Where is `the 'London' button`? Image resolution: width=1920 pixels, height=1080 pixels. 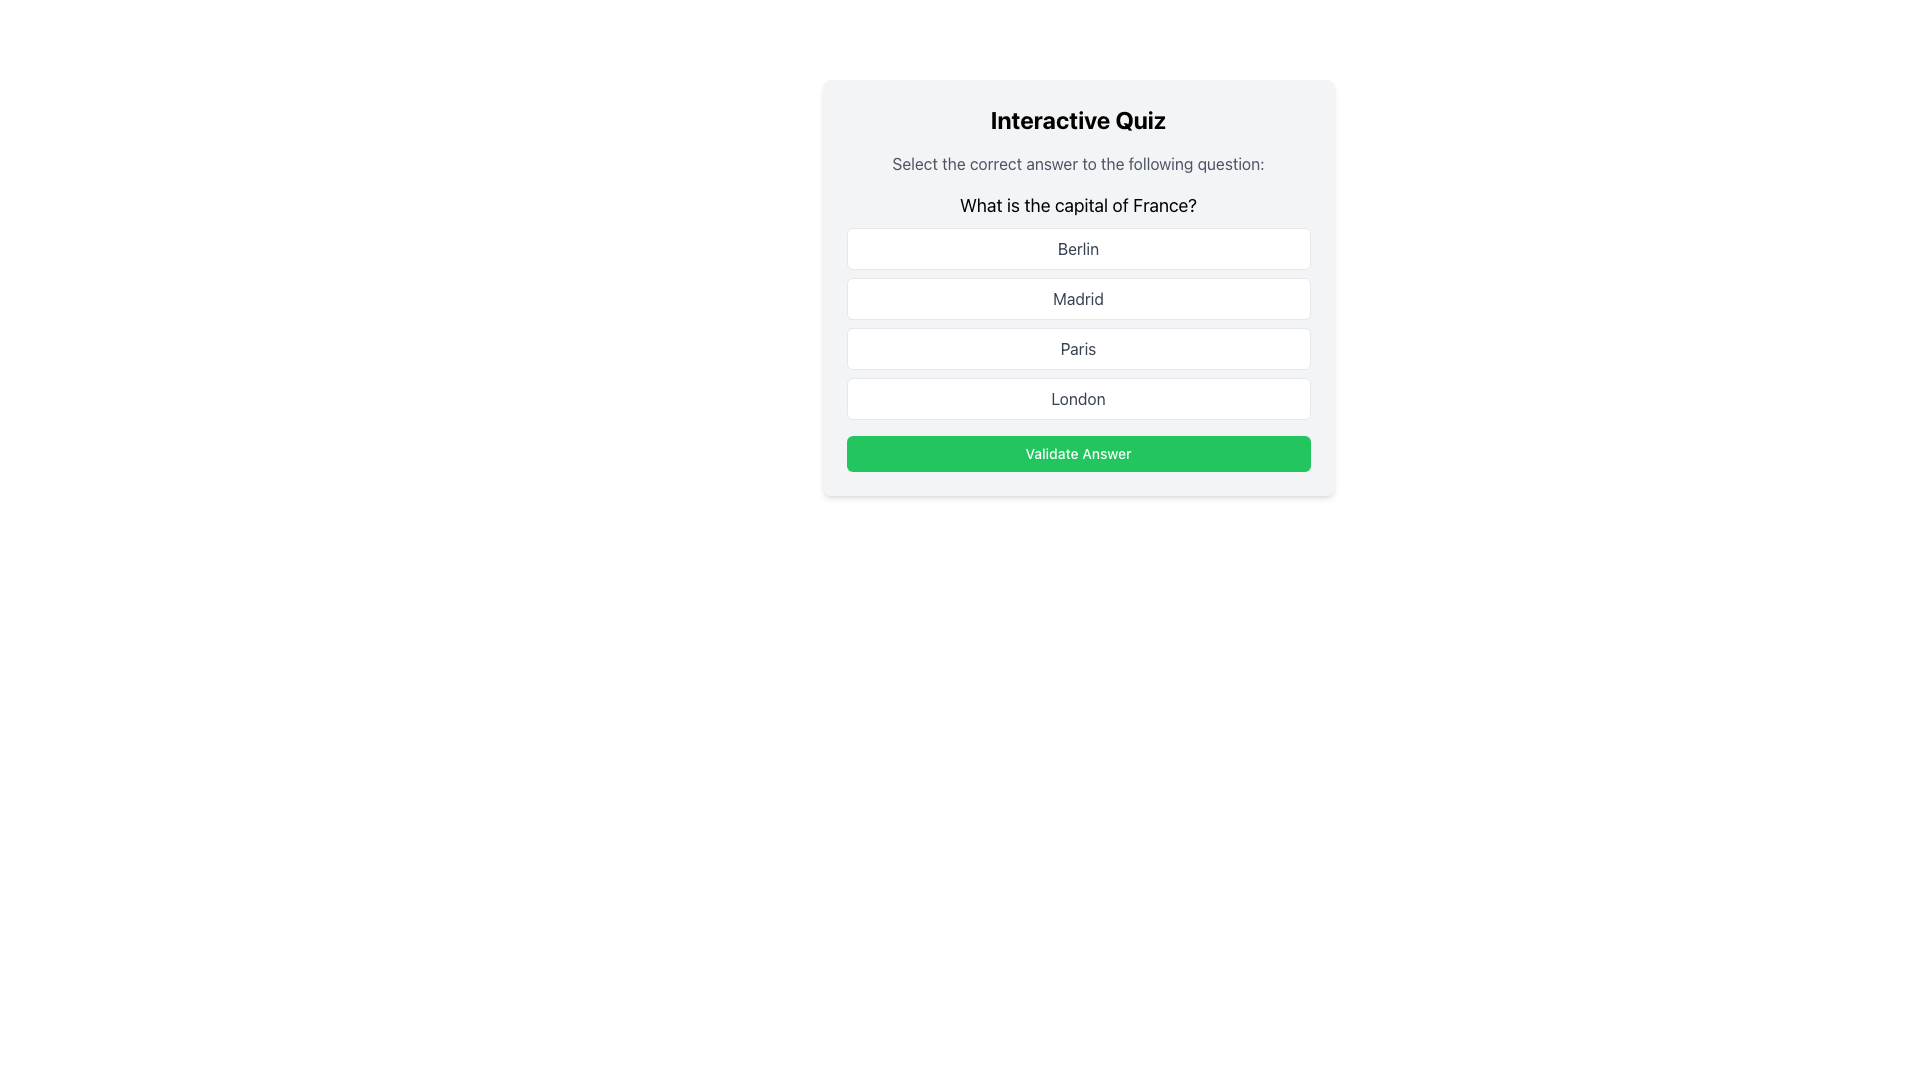
the 'London' button is located at coordinates (1077, 398).